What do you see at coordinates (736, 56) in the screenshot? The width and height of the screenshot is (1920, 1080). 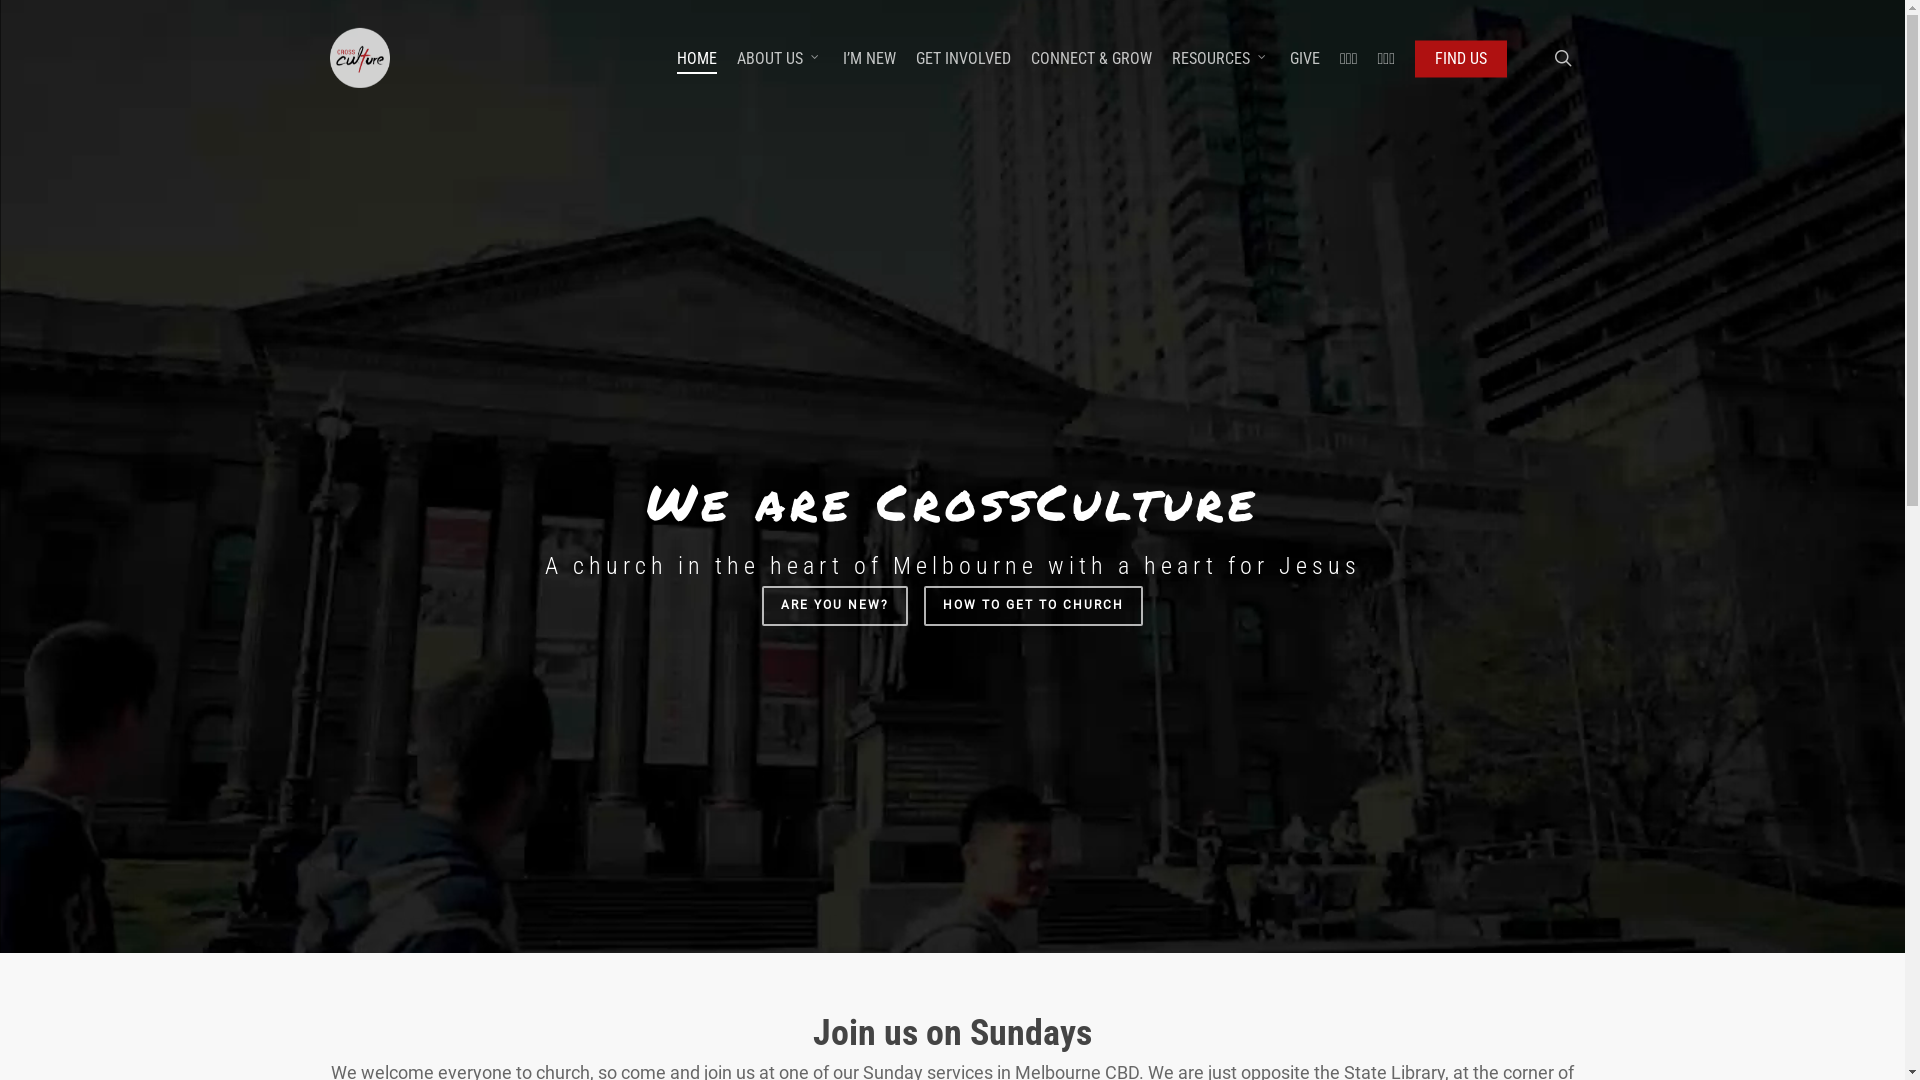 I see `'ABOUT US'` at bounding box center [736, 56].